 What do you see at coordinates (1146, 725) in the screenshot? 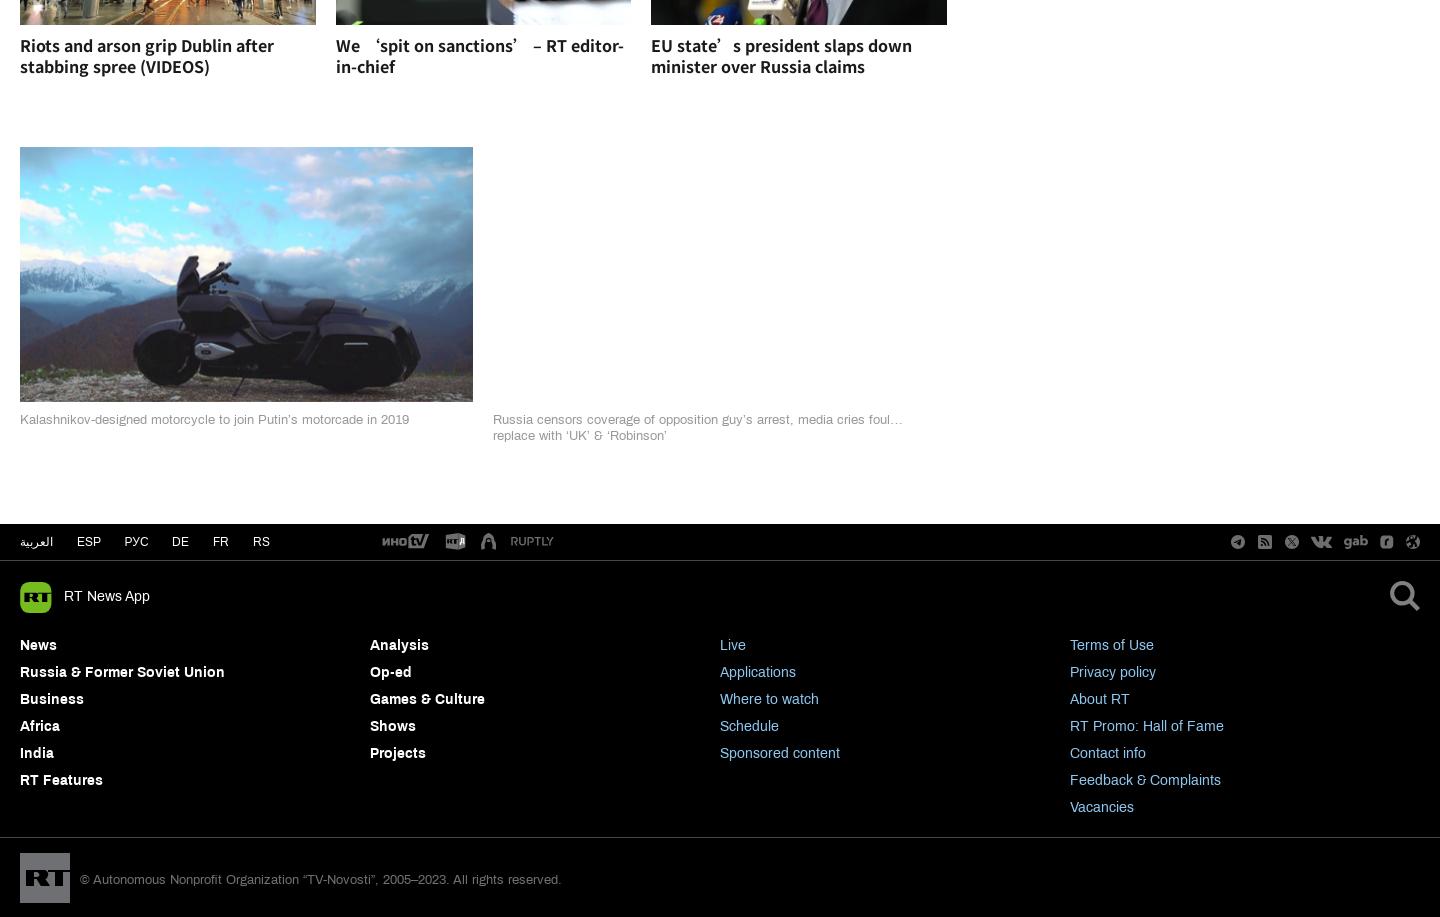
I see `'RT Promo: Hall of Fame'` at bounding box center [1146, 725].